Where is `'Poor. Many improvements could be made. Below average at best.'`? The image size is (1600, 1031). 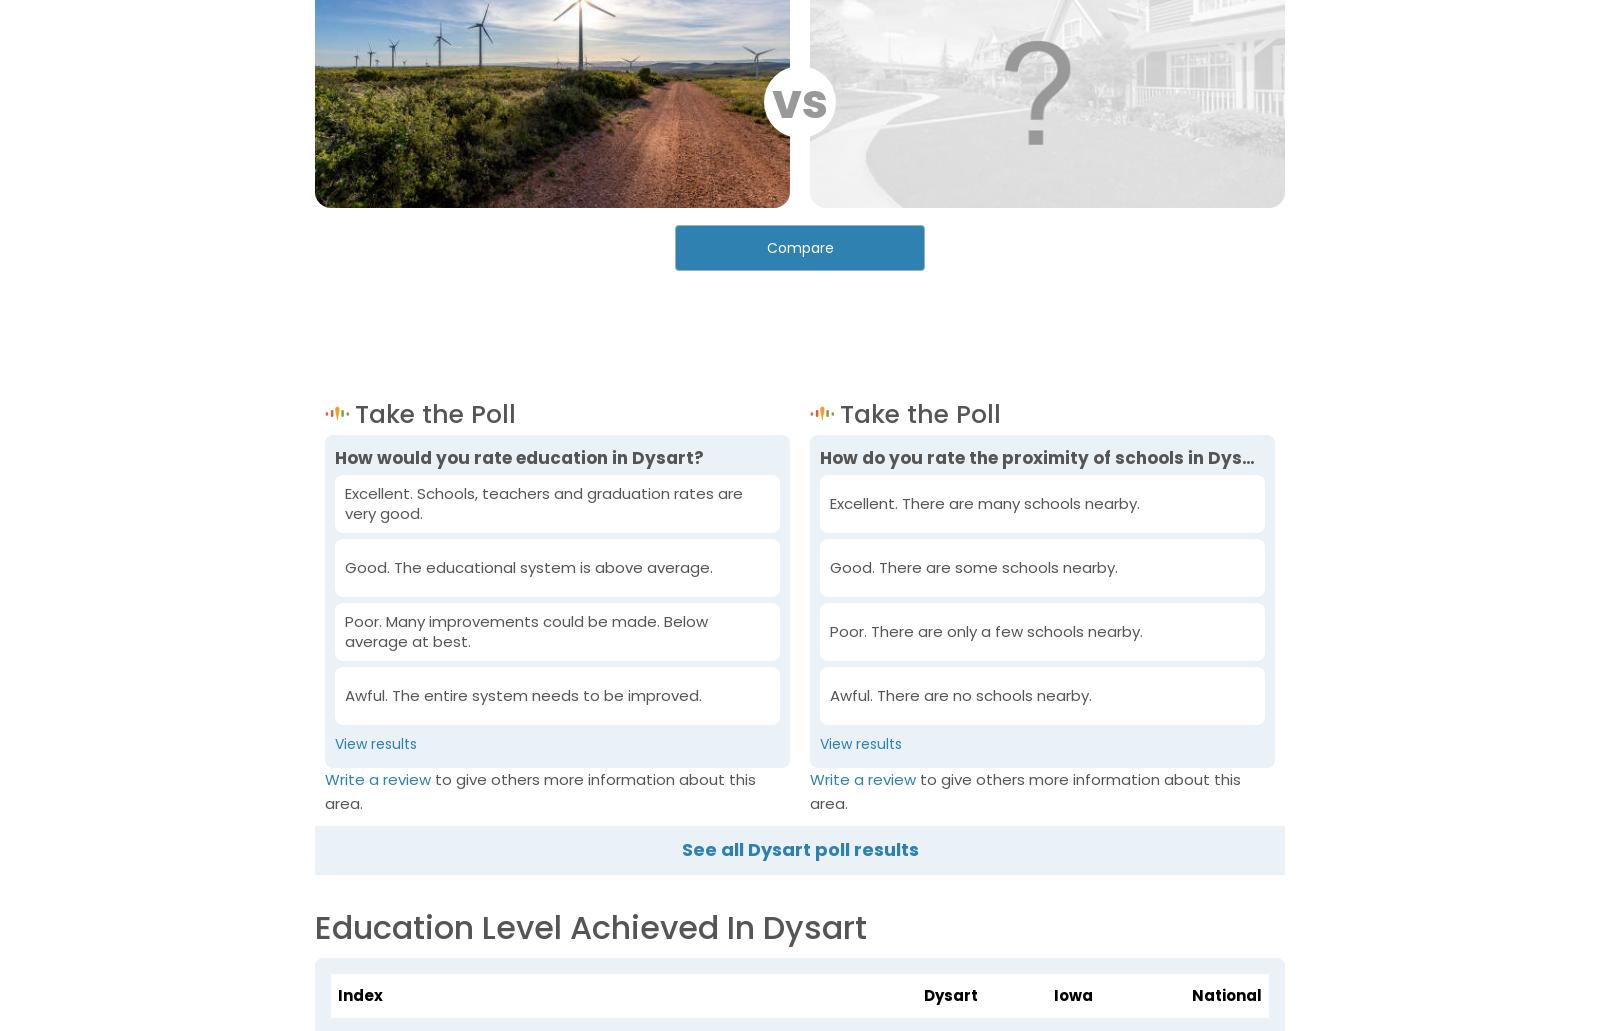
'Poor. Many improvements could be made. Below average at best.' is located at coordinates (525, 630).